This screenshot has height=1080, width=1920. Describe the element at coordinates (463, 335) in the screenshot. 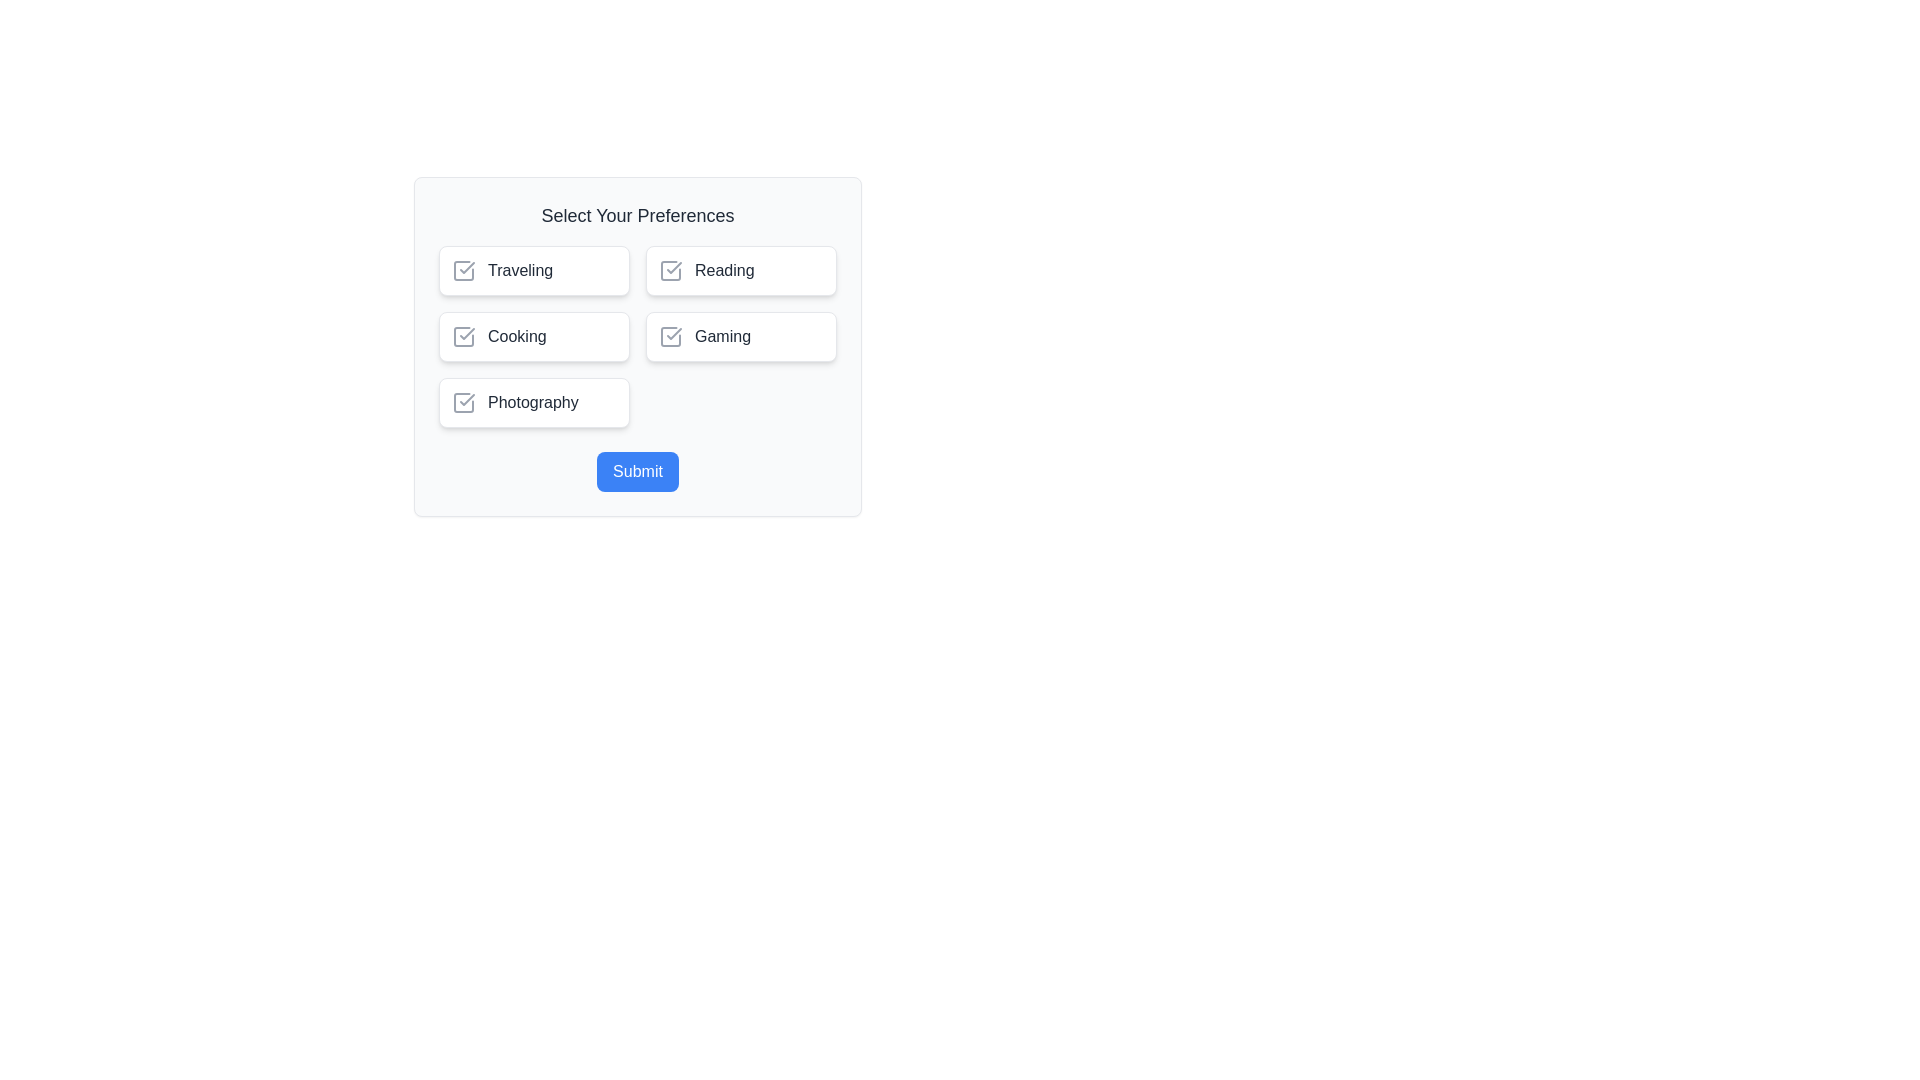

I see `the checkbox for the 'Cooking' preference` at that location.